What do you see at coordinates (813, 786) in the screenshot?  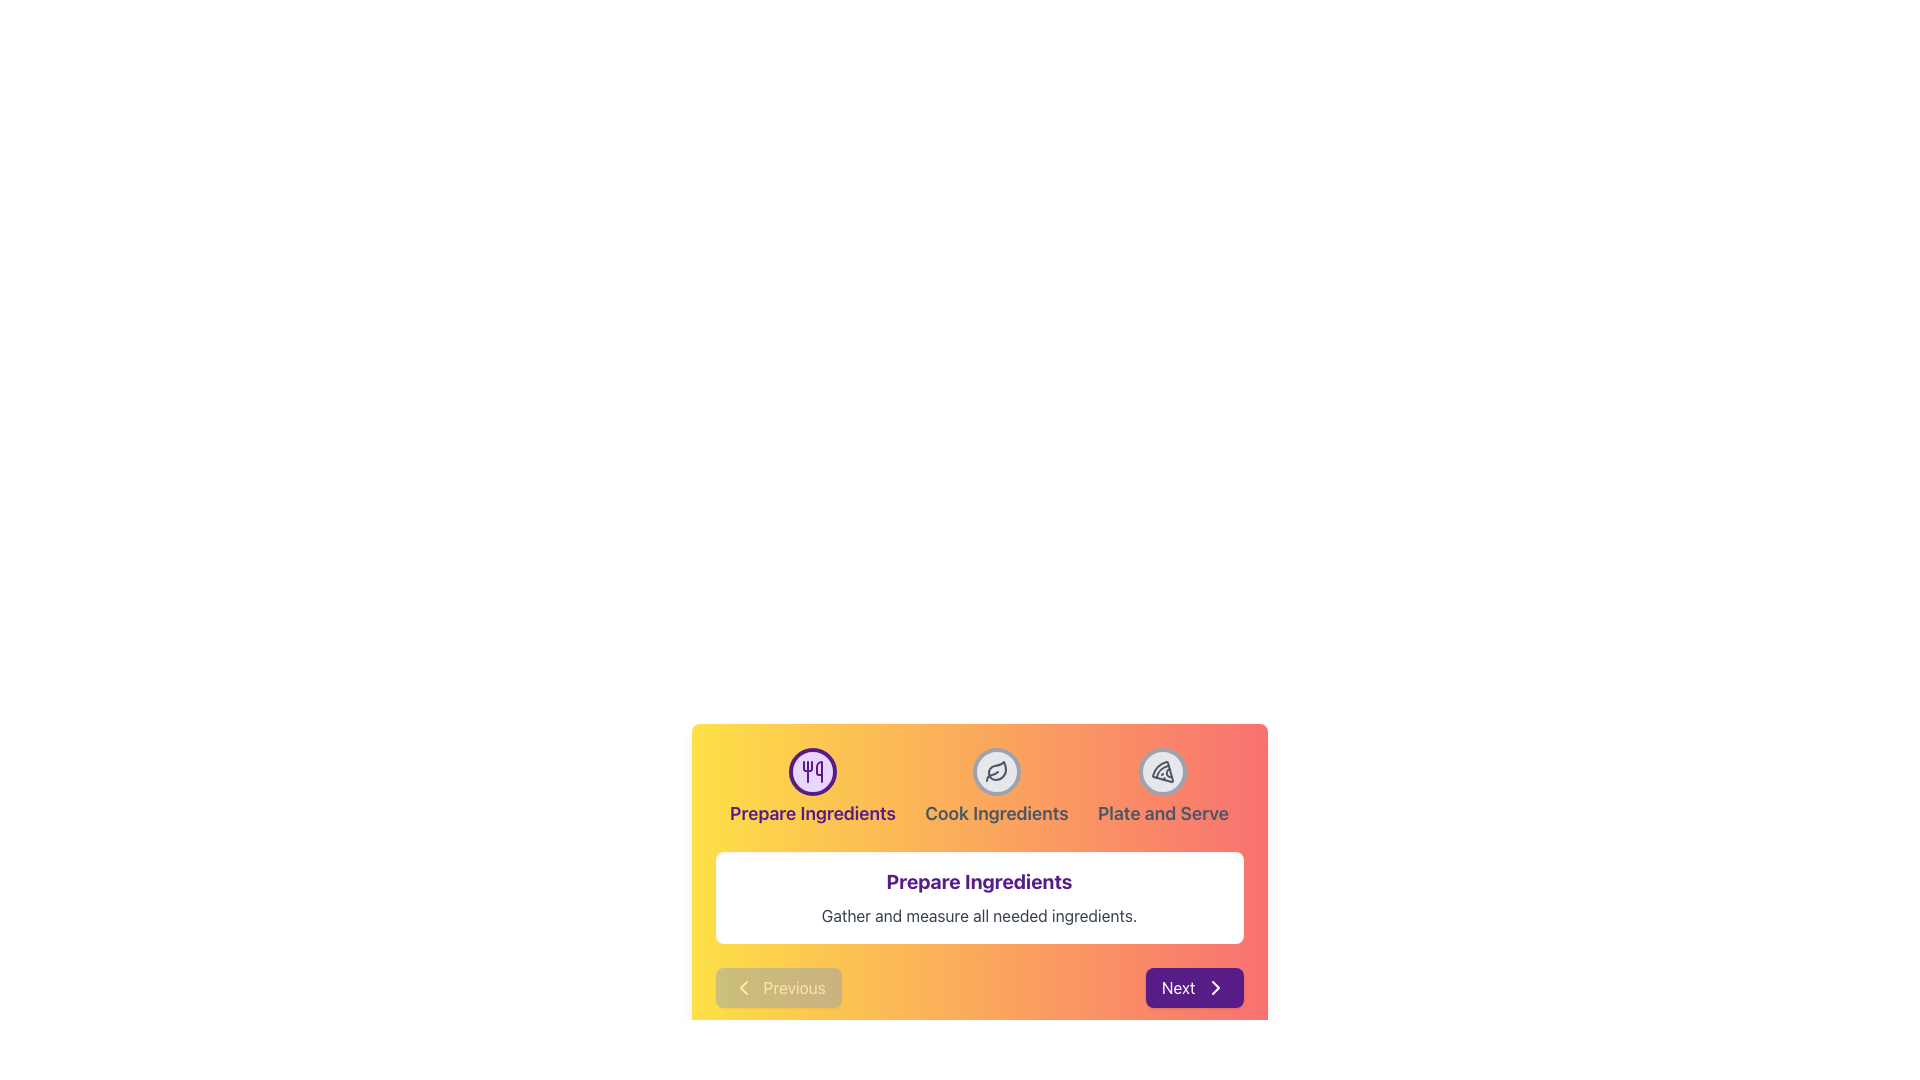 I see `the leftmost step indicator element labeled 'Prepare Ingredients', which features a circular icon with a purple outer ring and a lighter purple background containing a fork and spoon icon` at bounding box center [813, 786].